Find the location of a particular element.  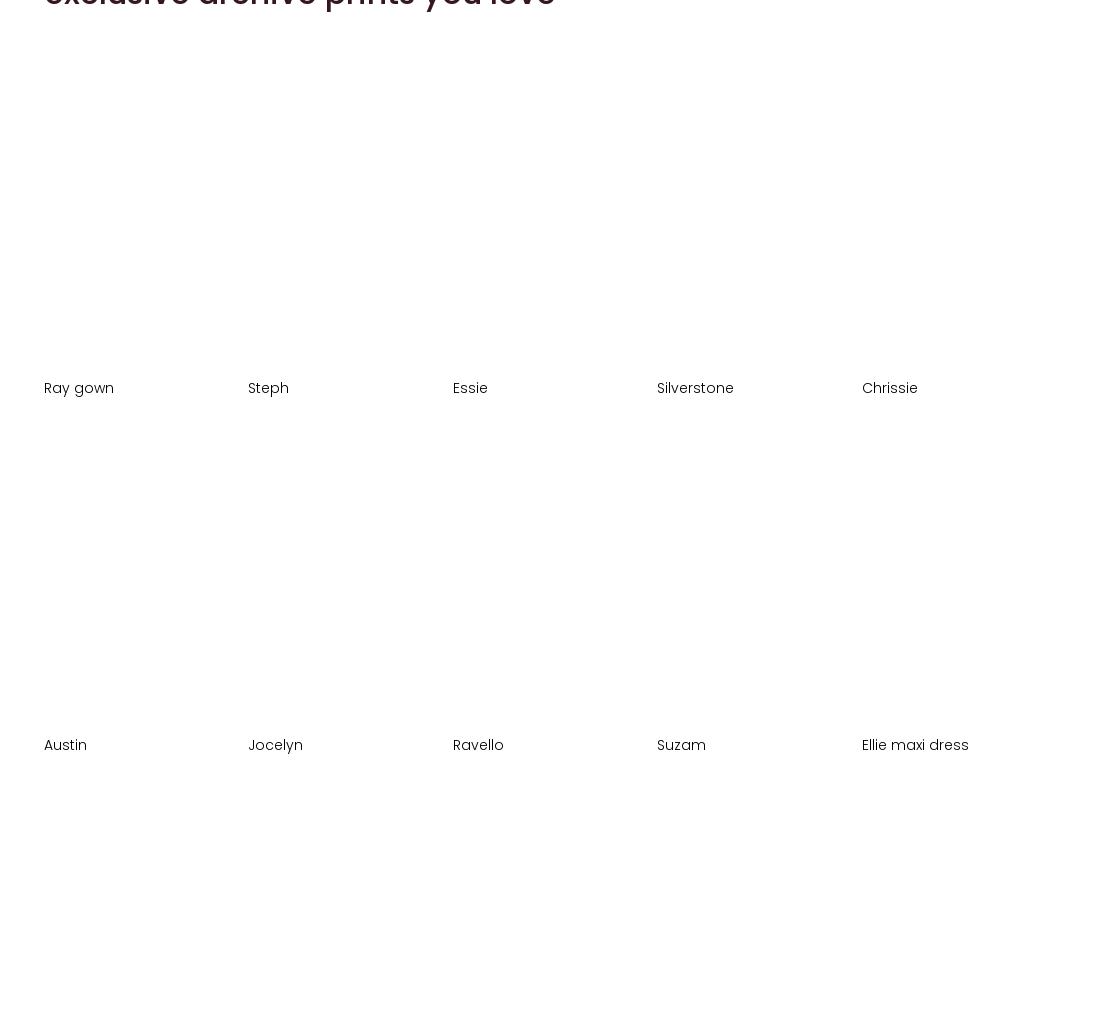

'Essie' is located at coordinates (469, 387).